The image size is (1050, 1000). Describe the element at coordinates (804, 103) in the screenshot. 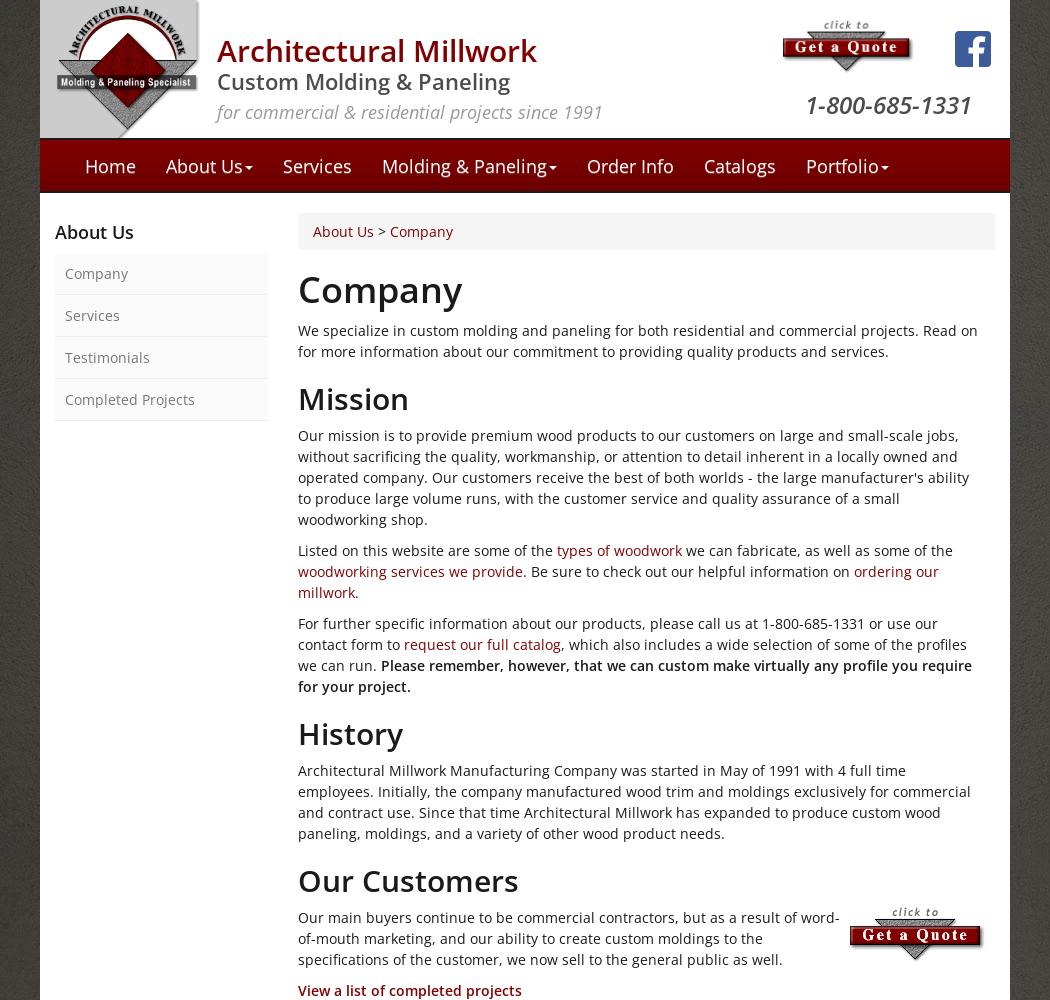

I see `'1-800-685-1331'` at that location.